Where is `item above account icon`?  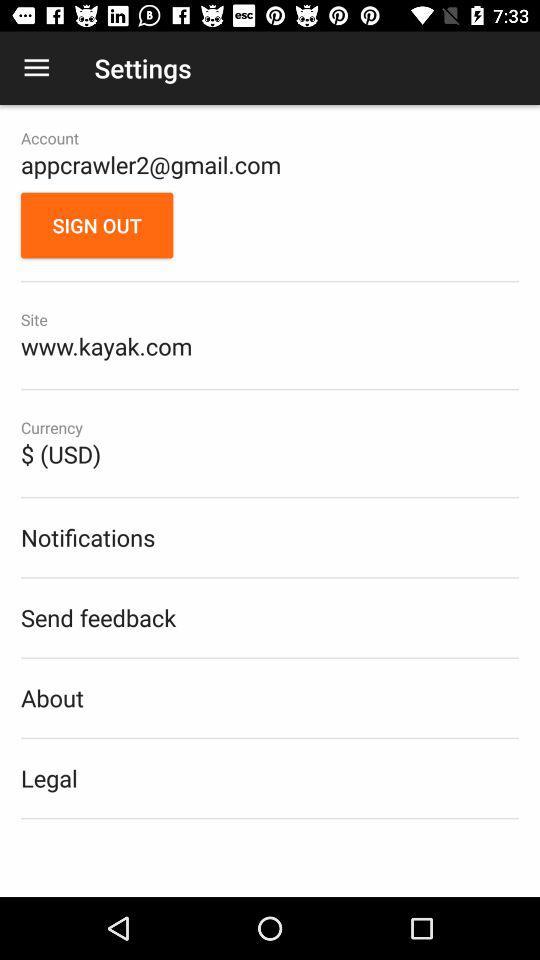
item above account icon is located at coordinates (36, 68).